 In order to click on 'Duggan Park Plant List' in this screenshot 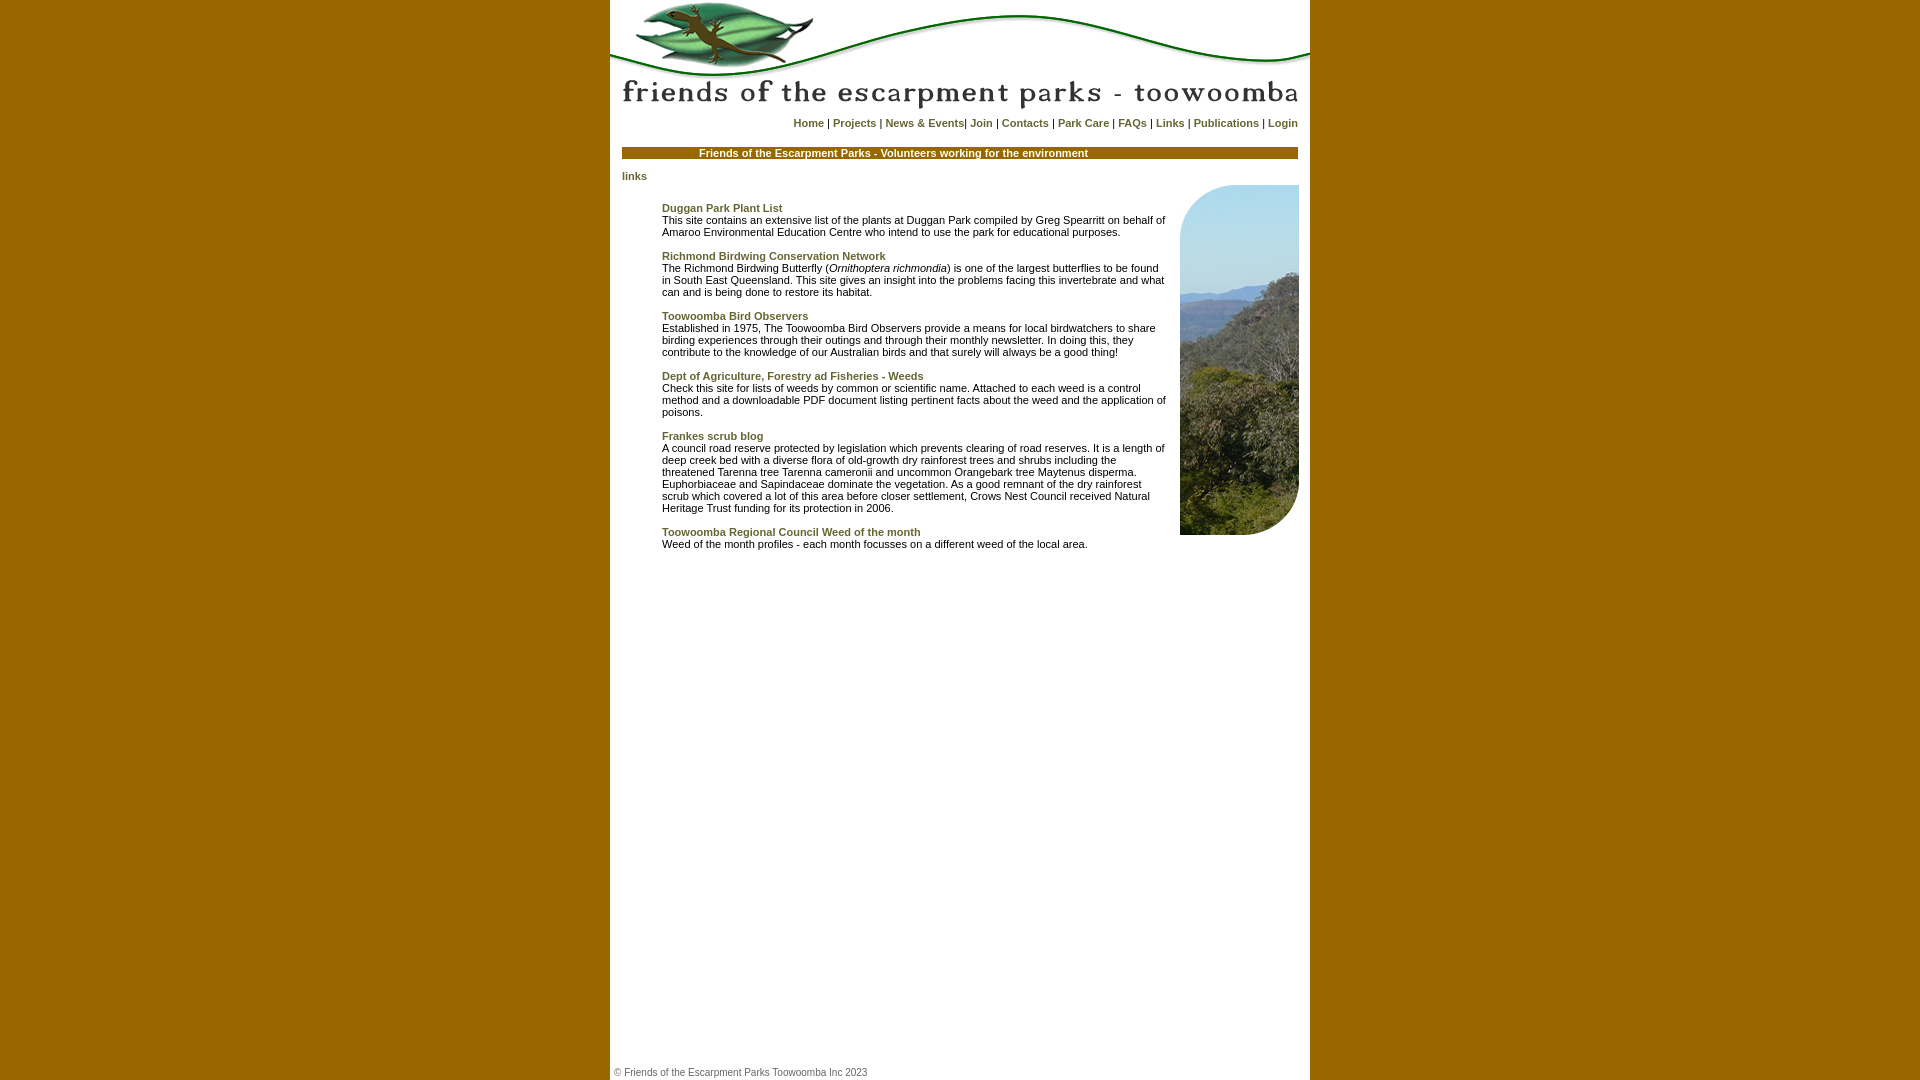, I will do `click(720, 208)`.